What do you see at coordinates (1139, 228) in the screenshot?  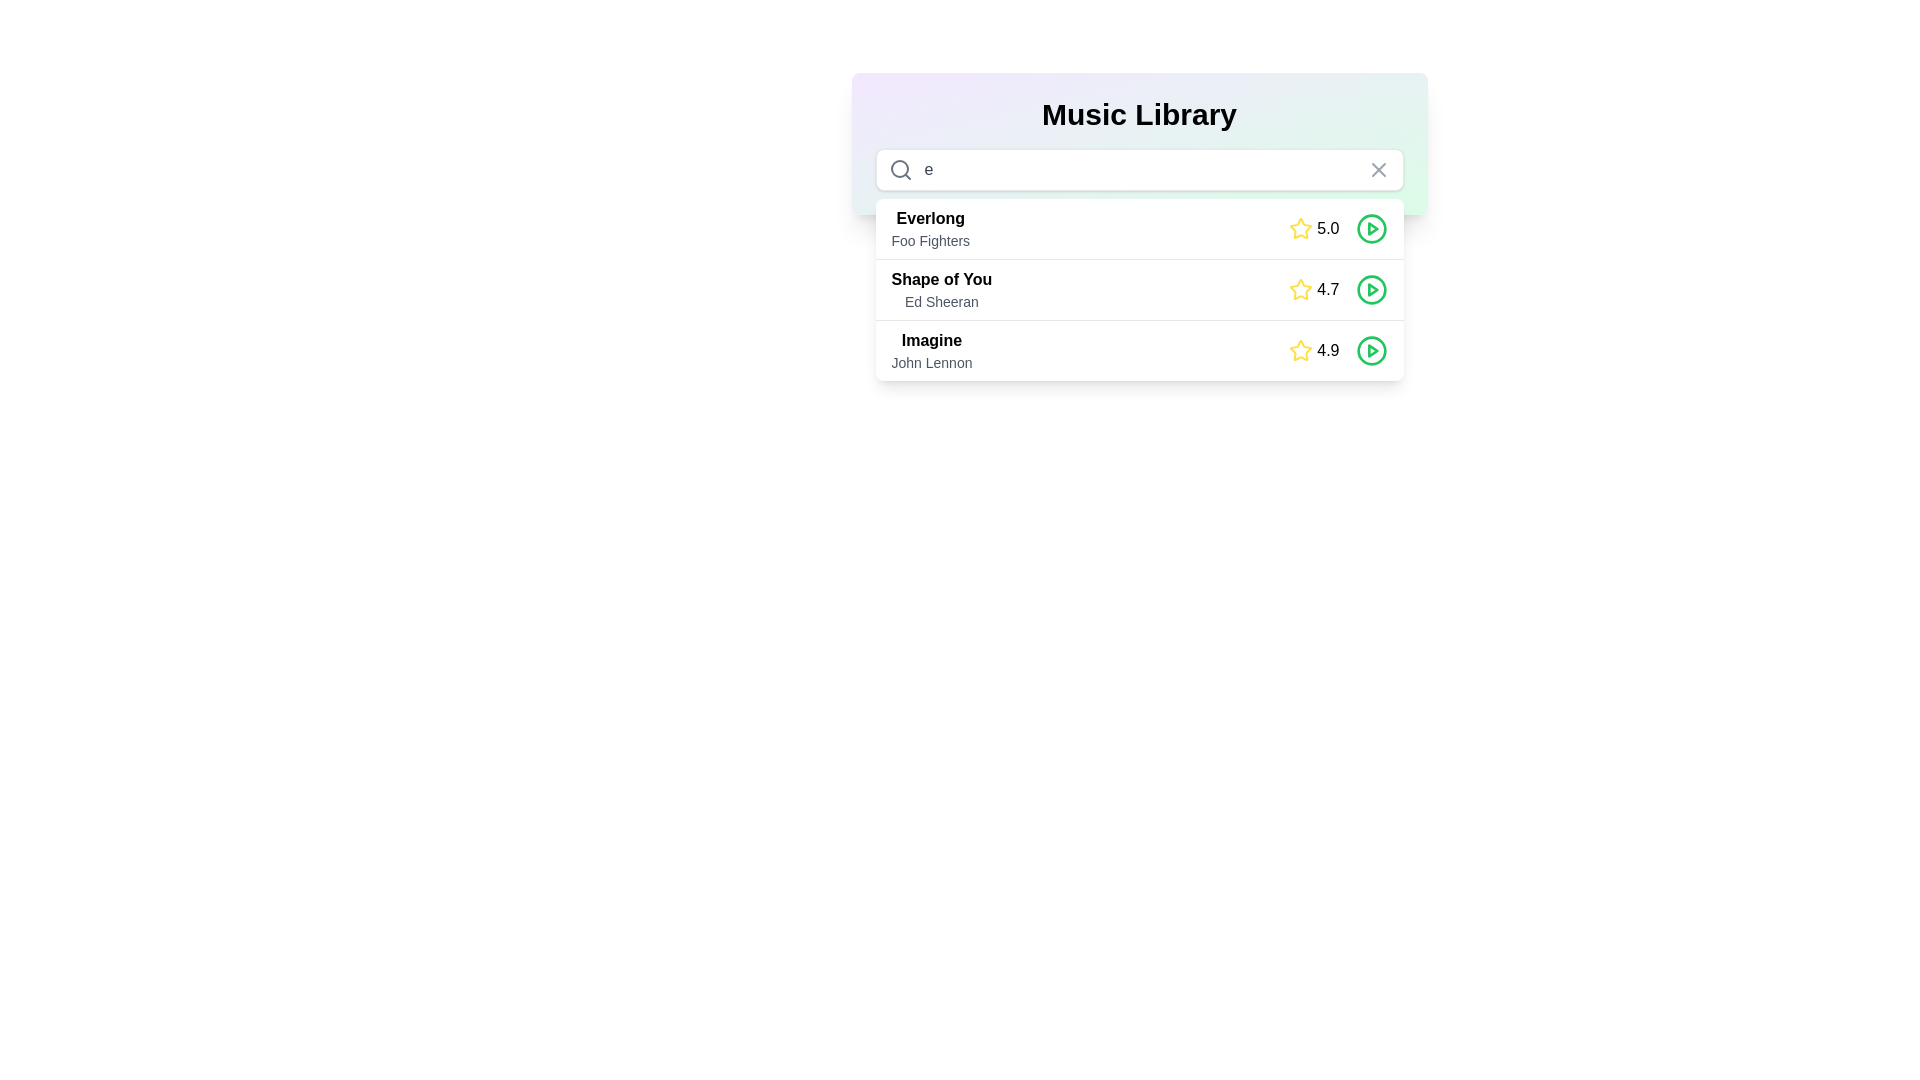 I see `the green circular play button next to the song title 'Everlong' by 'Foo Fighters' in the dropdown menu titled 'Music Library' to play the song` at bounding box center [1139, 228].